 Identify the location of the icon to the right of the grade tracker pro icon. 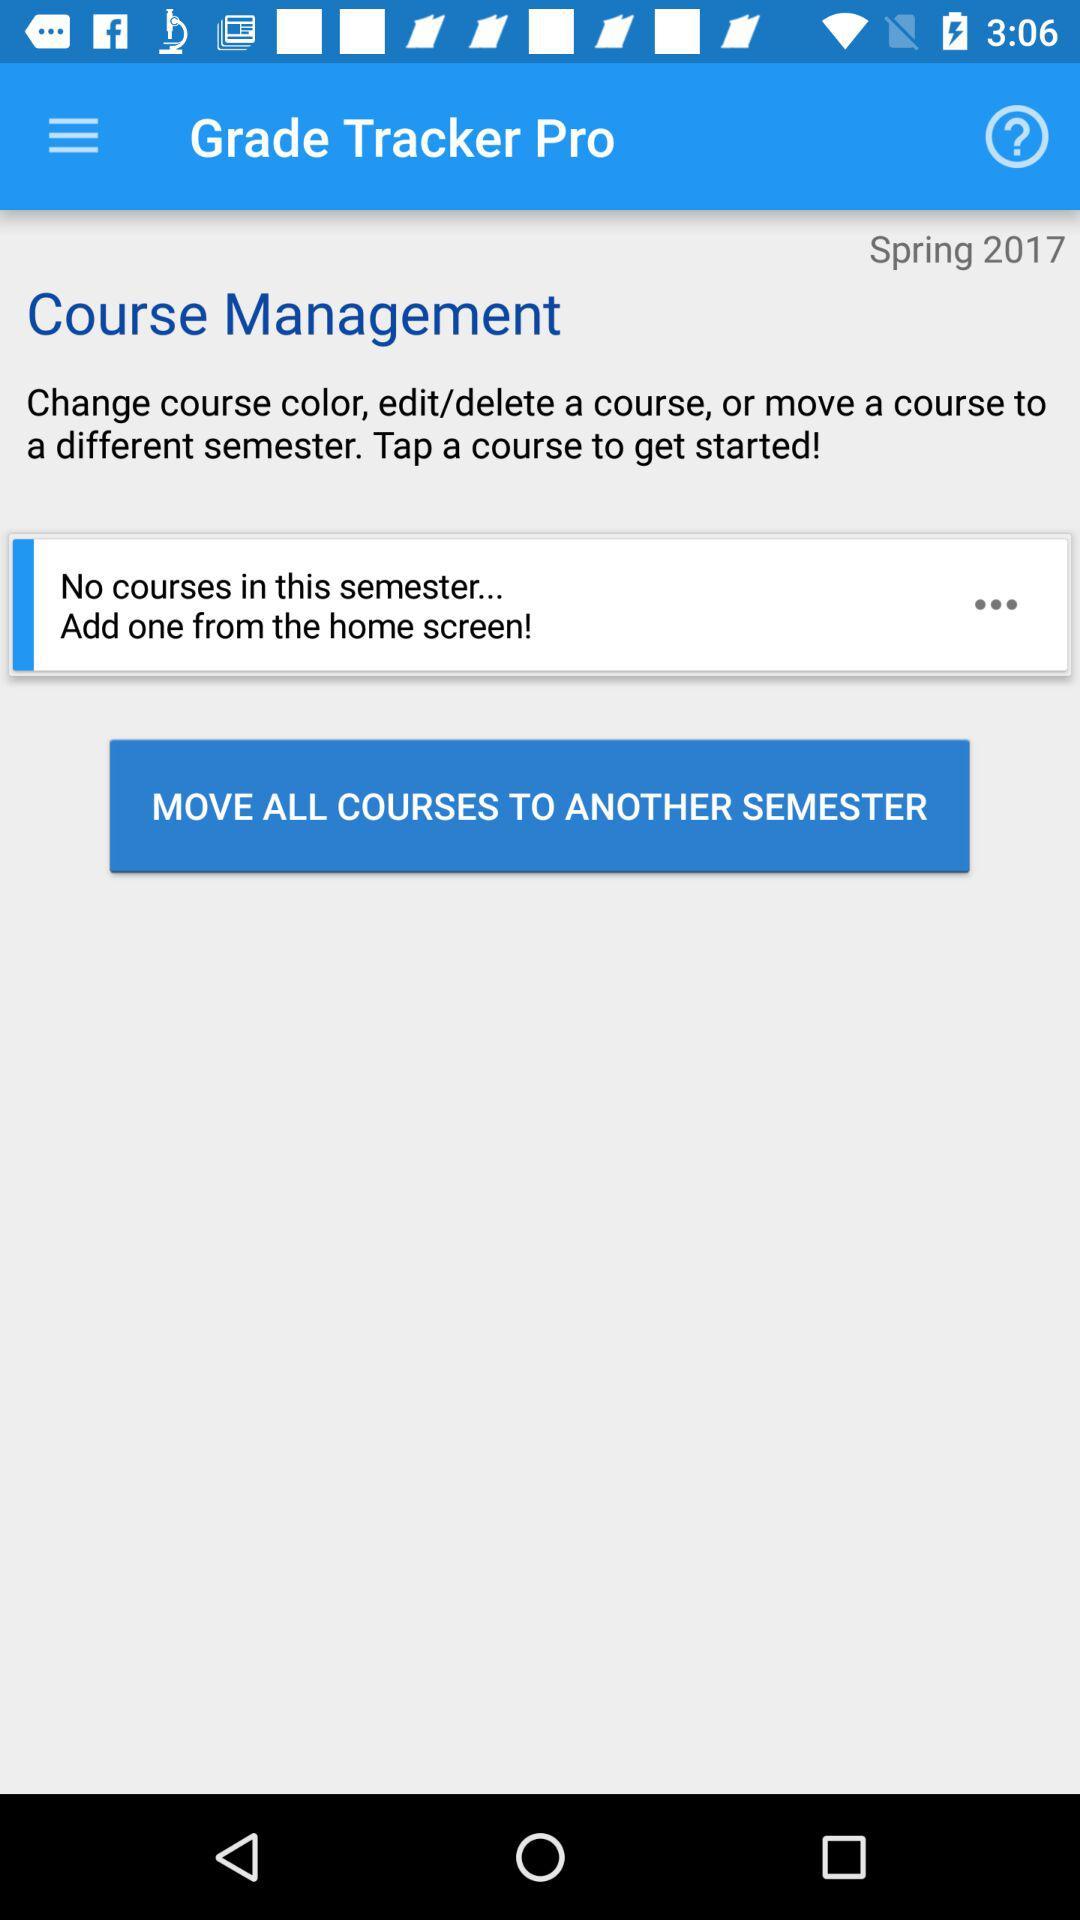
(1017, 135).